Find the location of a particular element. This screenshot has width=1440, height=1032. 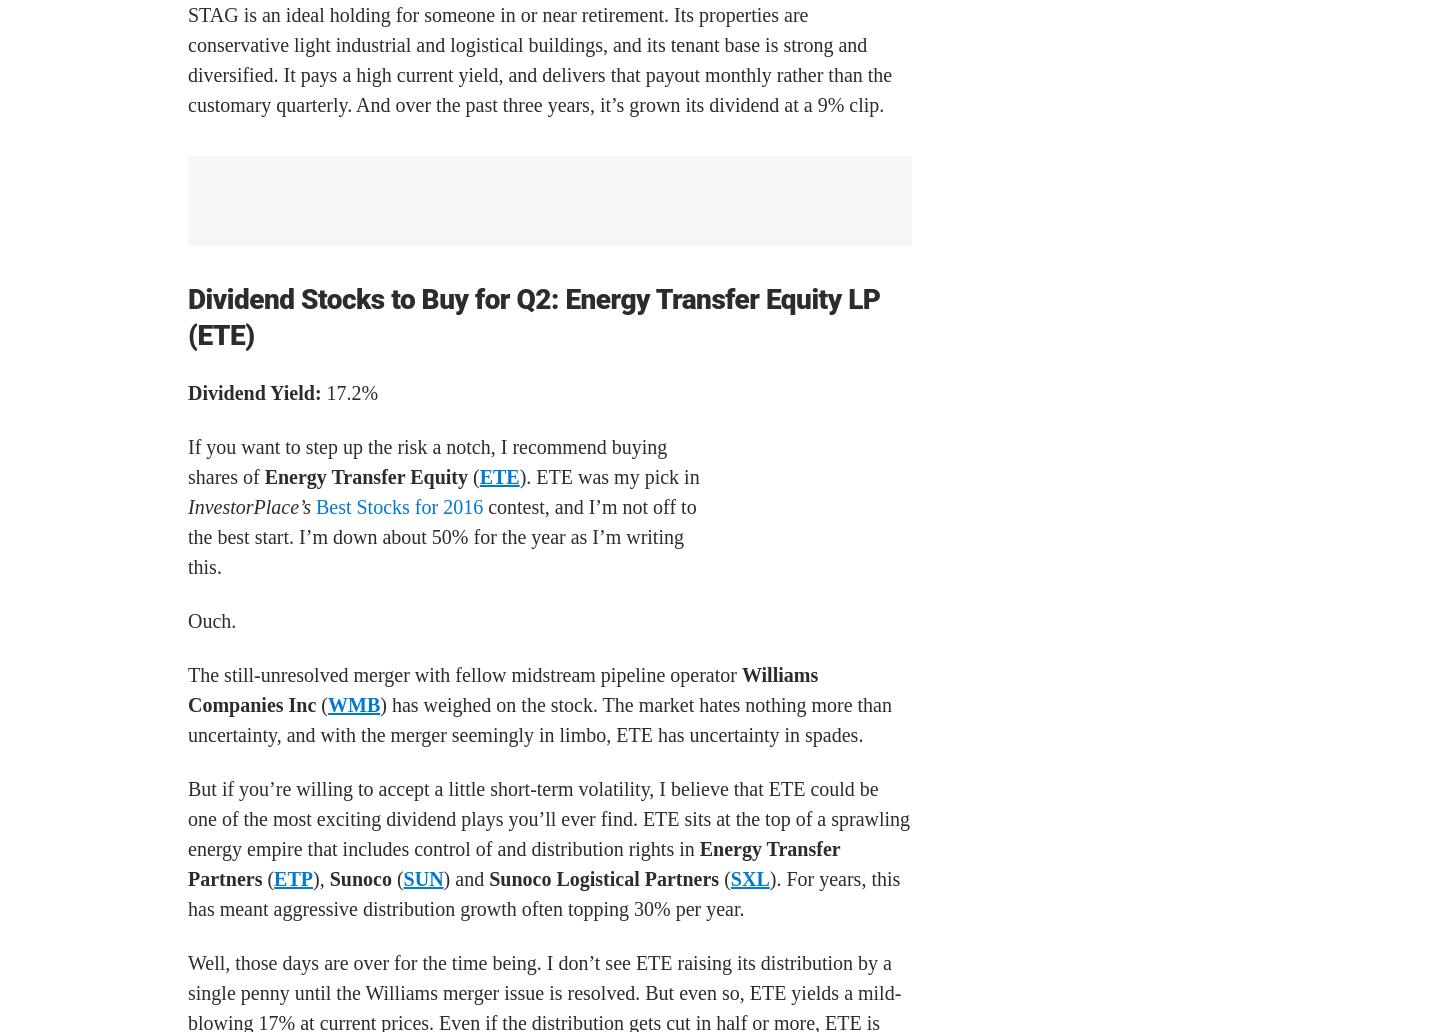

'17.2%' is located at coordinates (320, 391).